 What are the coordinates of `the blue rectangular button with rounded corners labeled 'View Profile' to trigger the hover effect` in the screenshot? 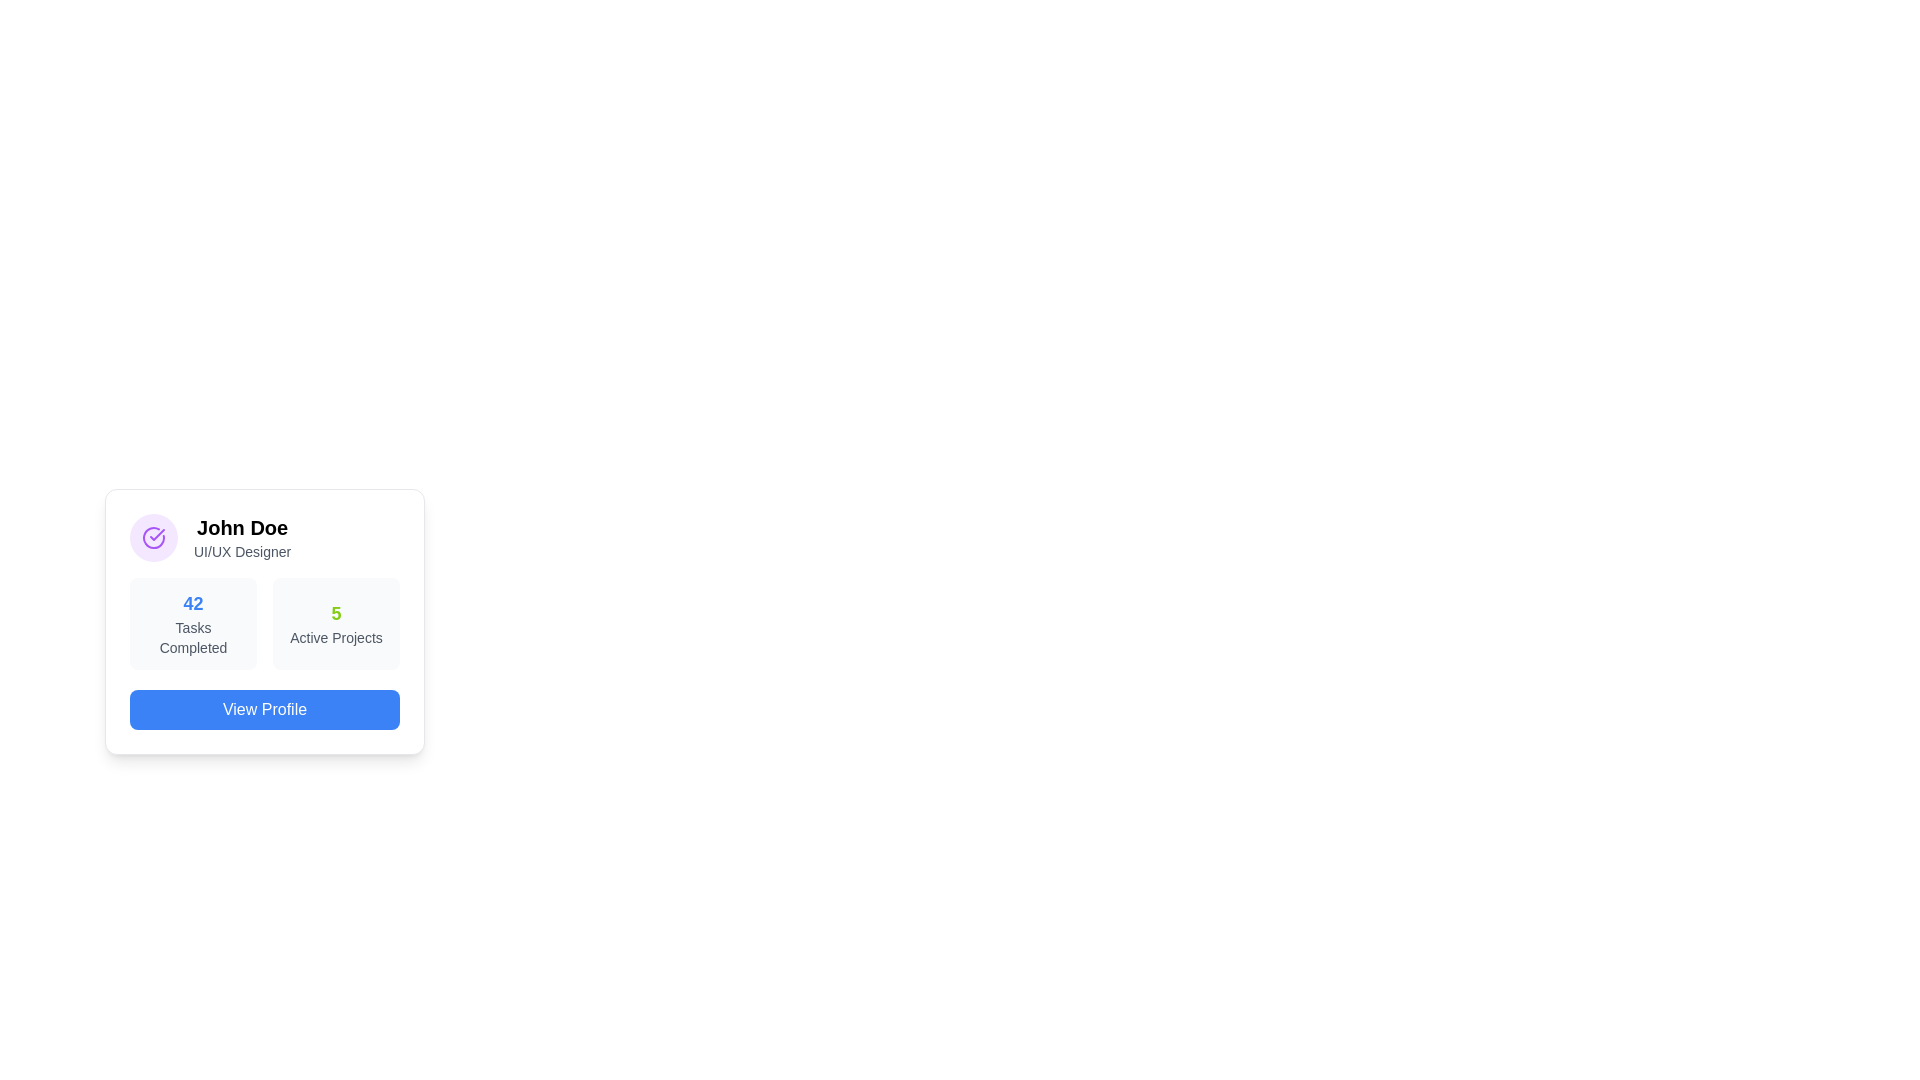 It's located at (263, 708).